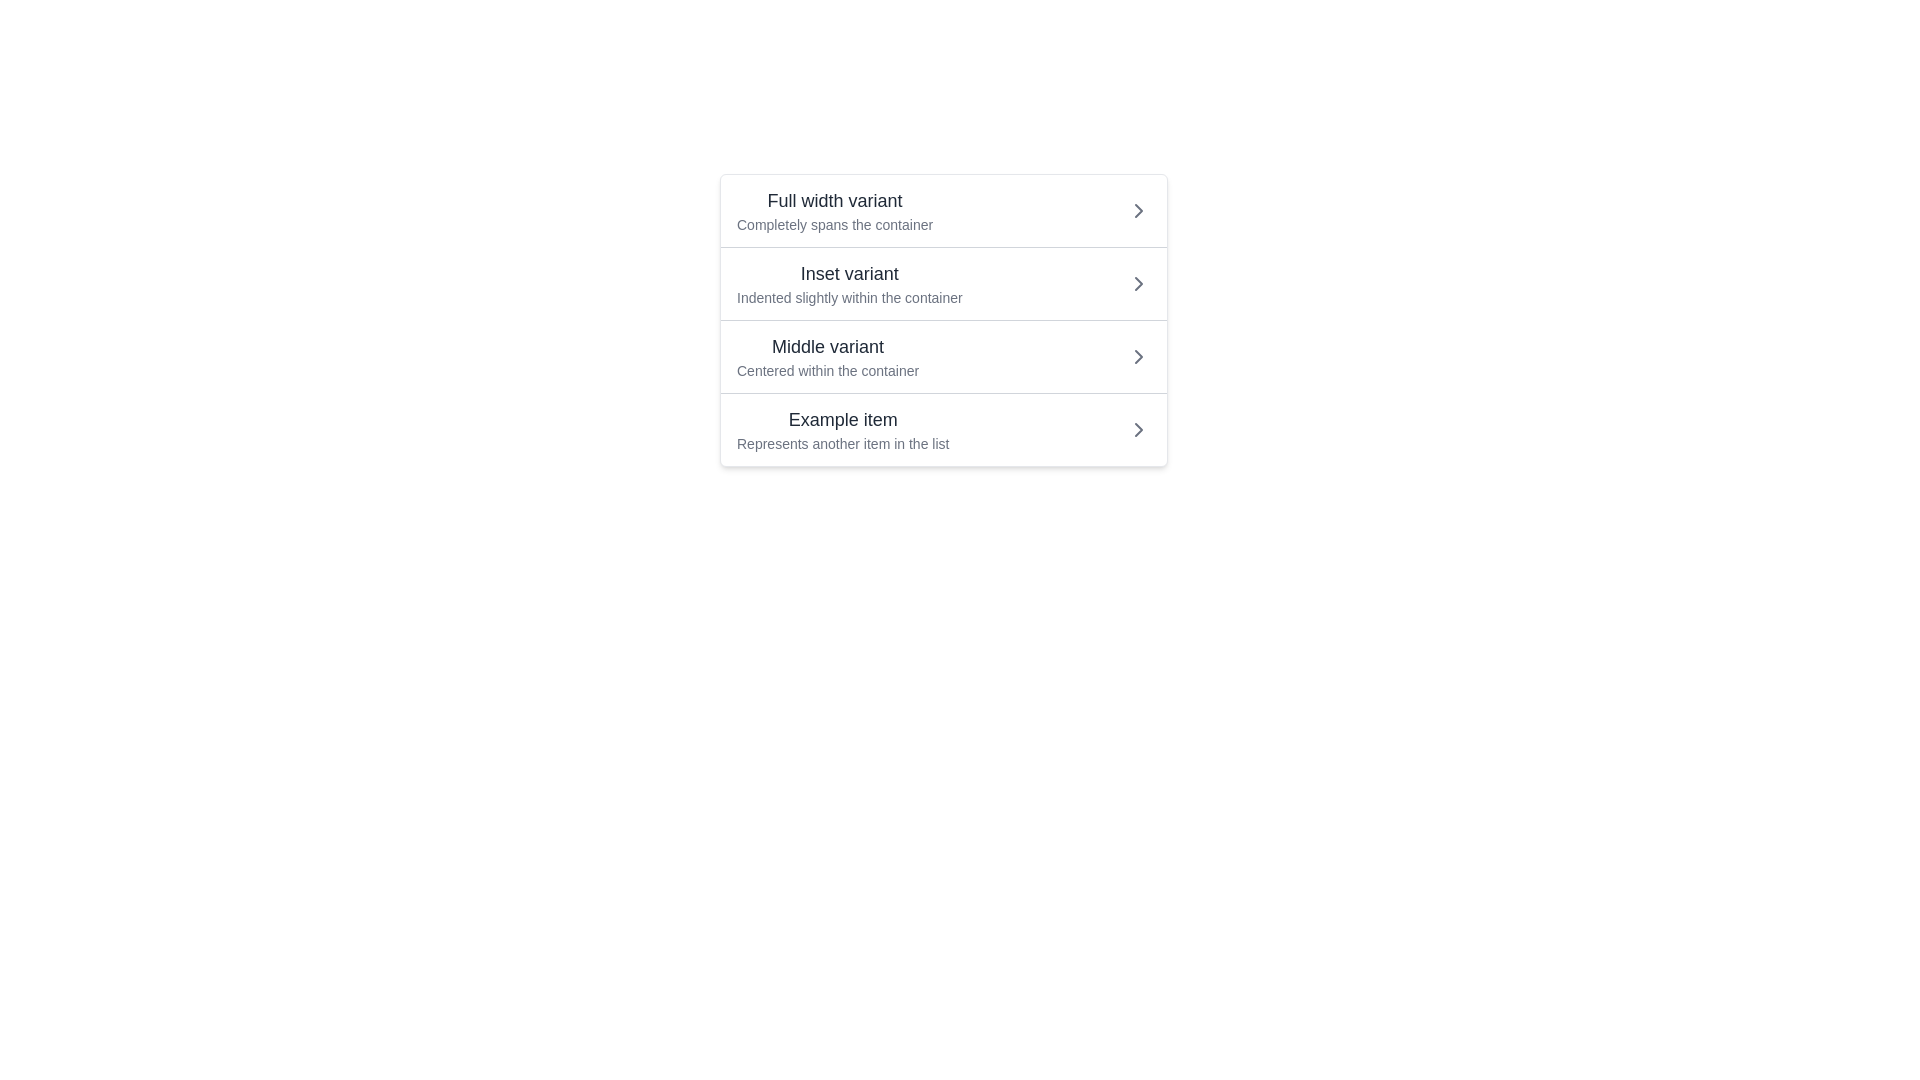  Describe the element at coordinates (828, 346) in the screenshot. I see `the primary label for the third list item, which provides a title or description for the option it represents` at that location.